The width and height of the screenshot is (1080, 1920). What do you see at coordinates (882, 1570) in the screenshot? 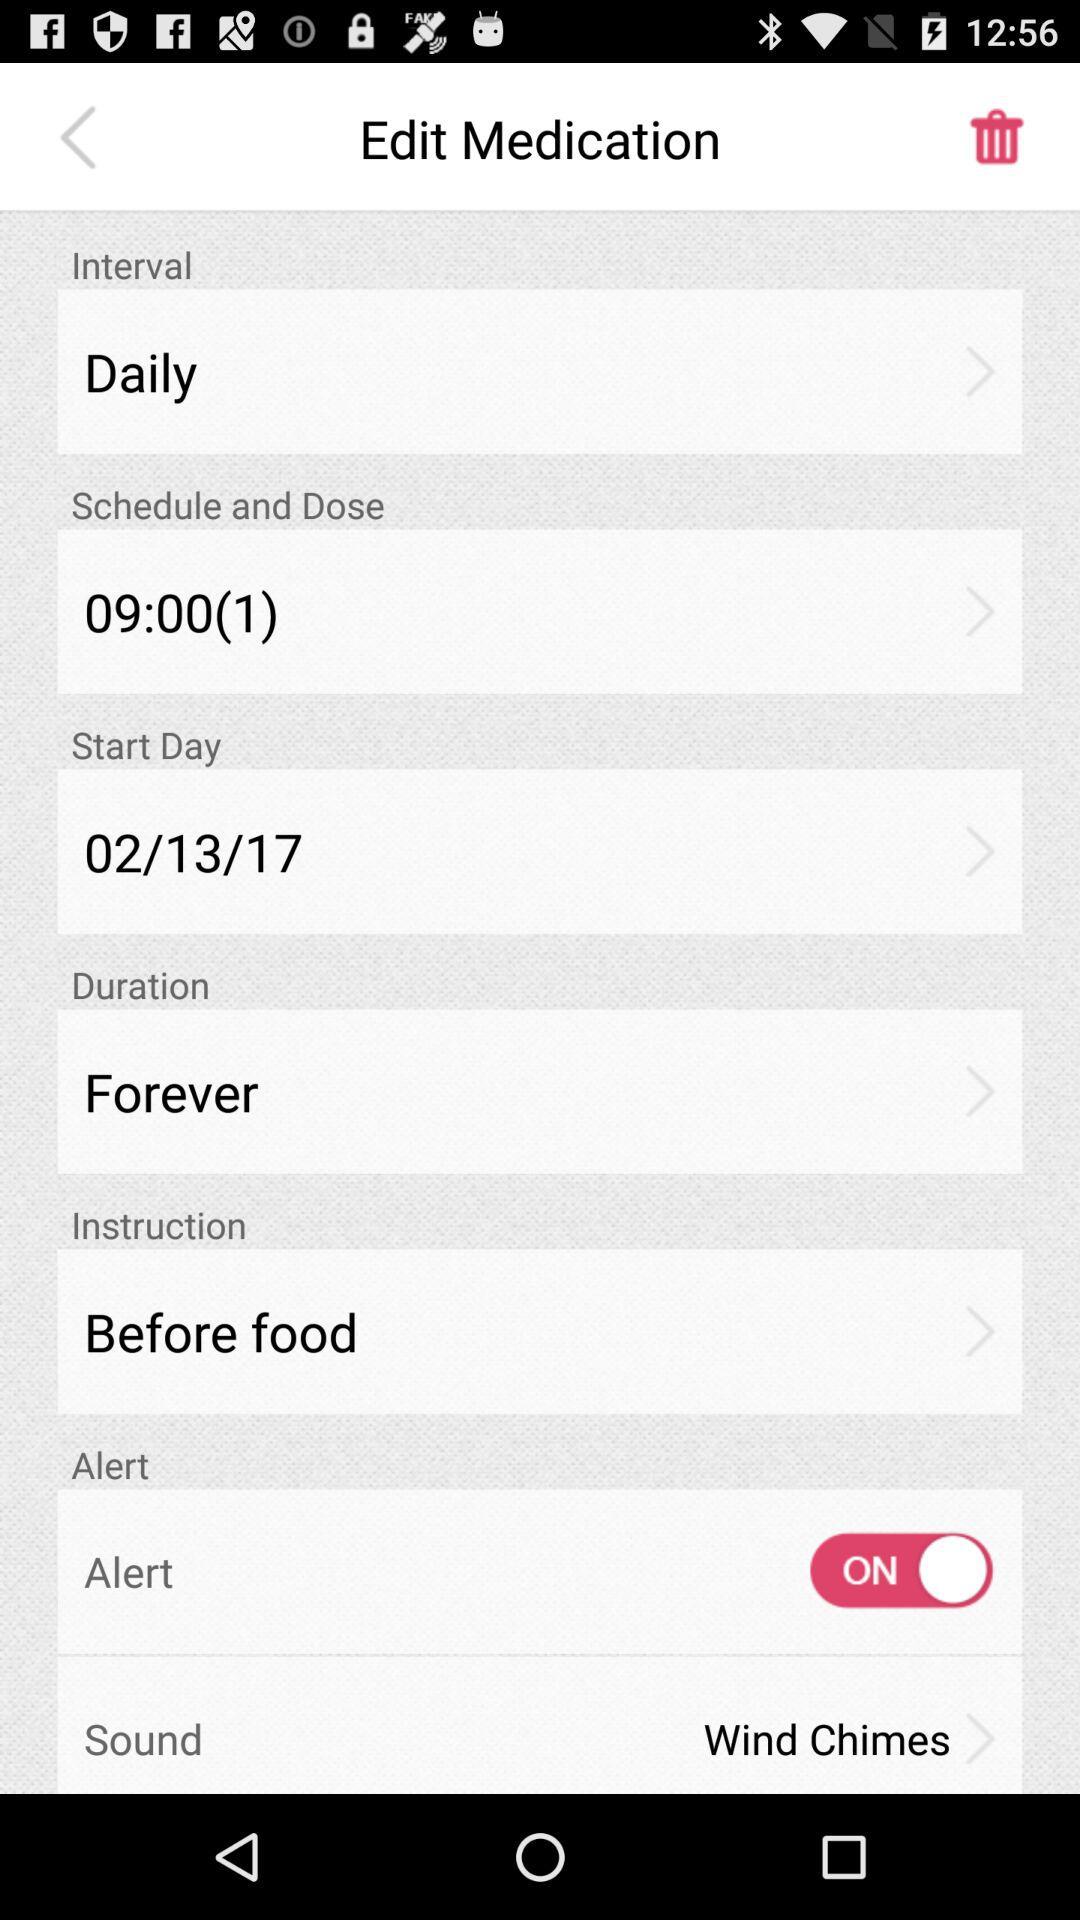
I see `icon next to alert` at bounding box center [882, 1570].